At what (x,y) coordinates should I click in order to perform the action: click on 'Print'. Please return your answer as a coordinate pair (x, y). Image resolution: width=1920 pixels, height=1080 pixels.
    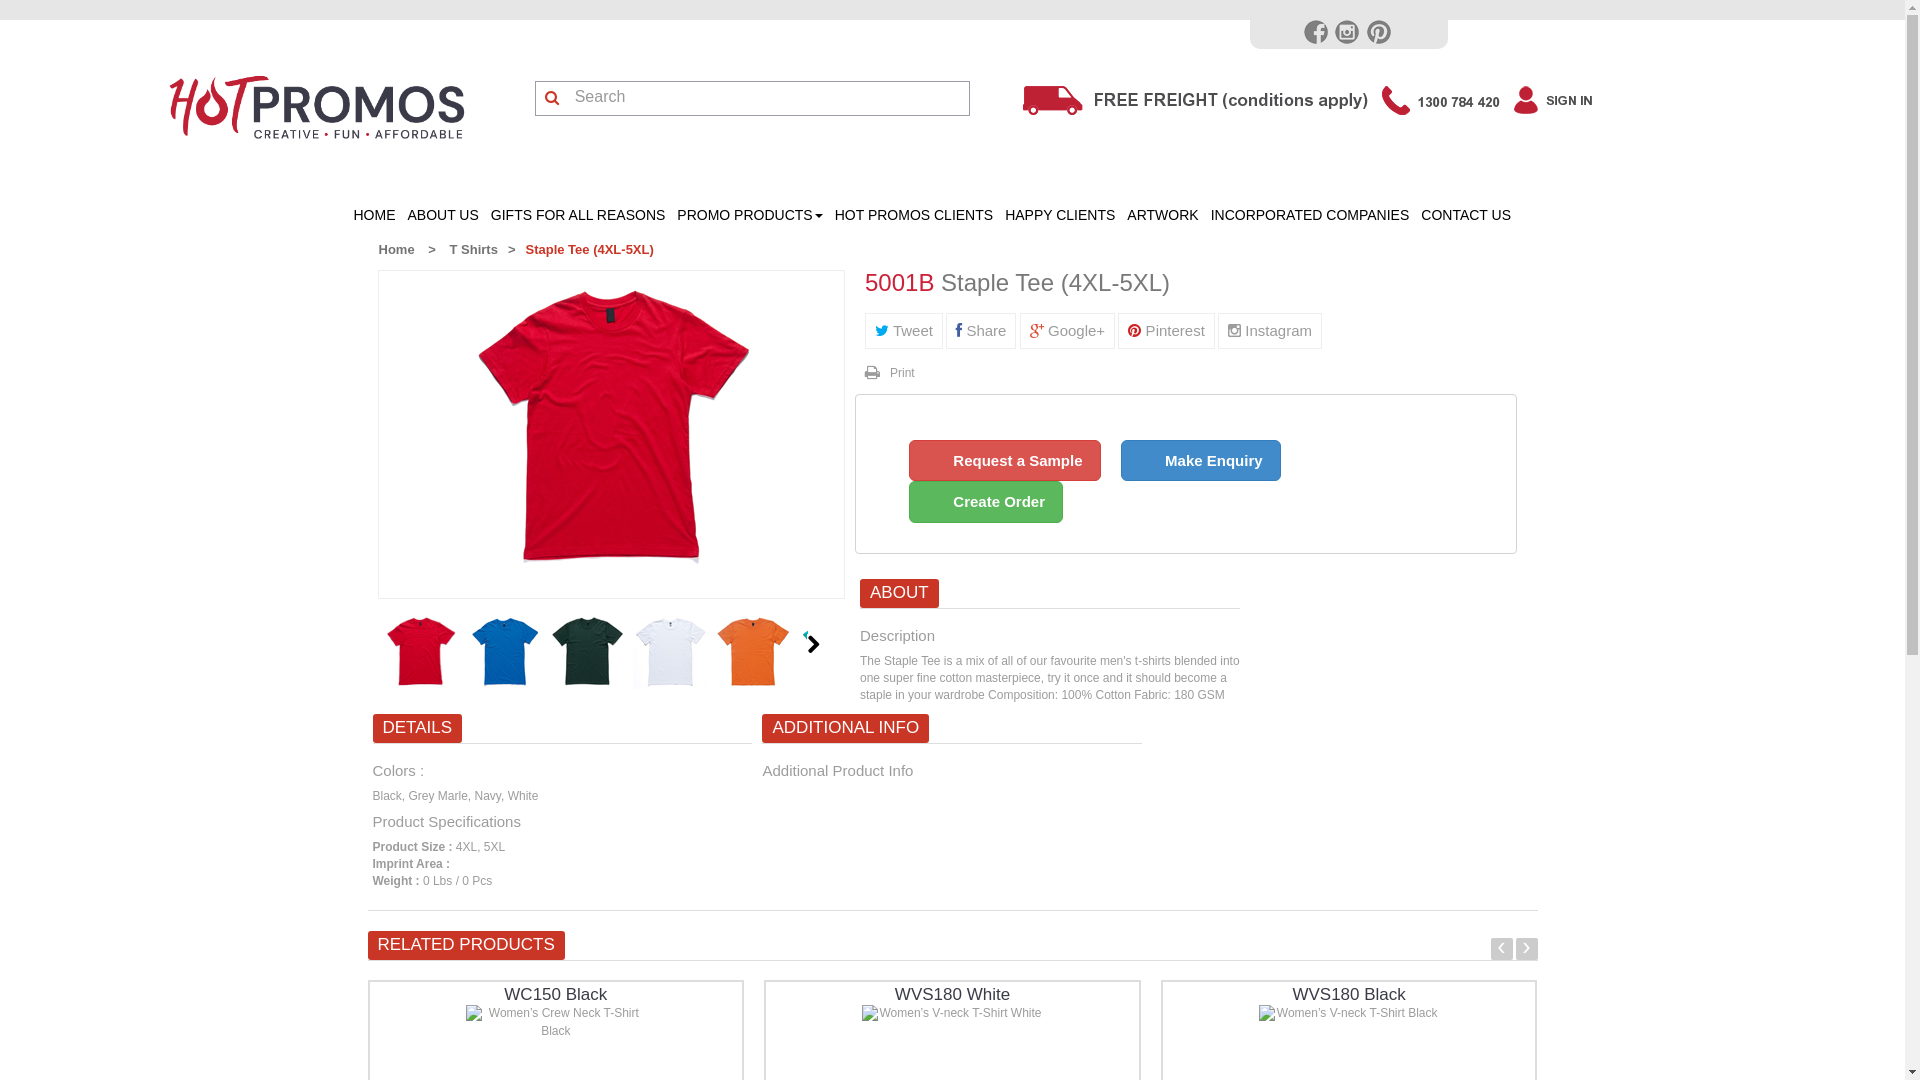
    Looking at the image, I should click on (888, 373).